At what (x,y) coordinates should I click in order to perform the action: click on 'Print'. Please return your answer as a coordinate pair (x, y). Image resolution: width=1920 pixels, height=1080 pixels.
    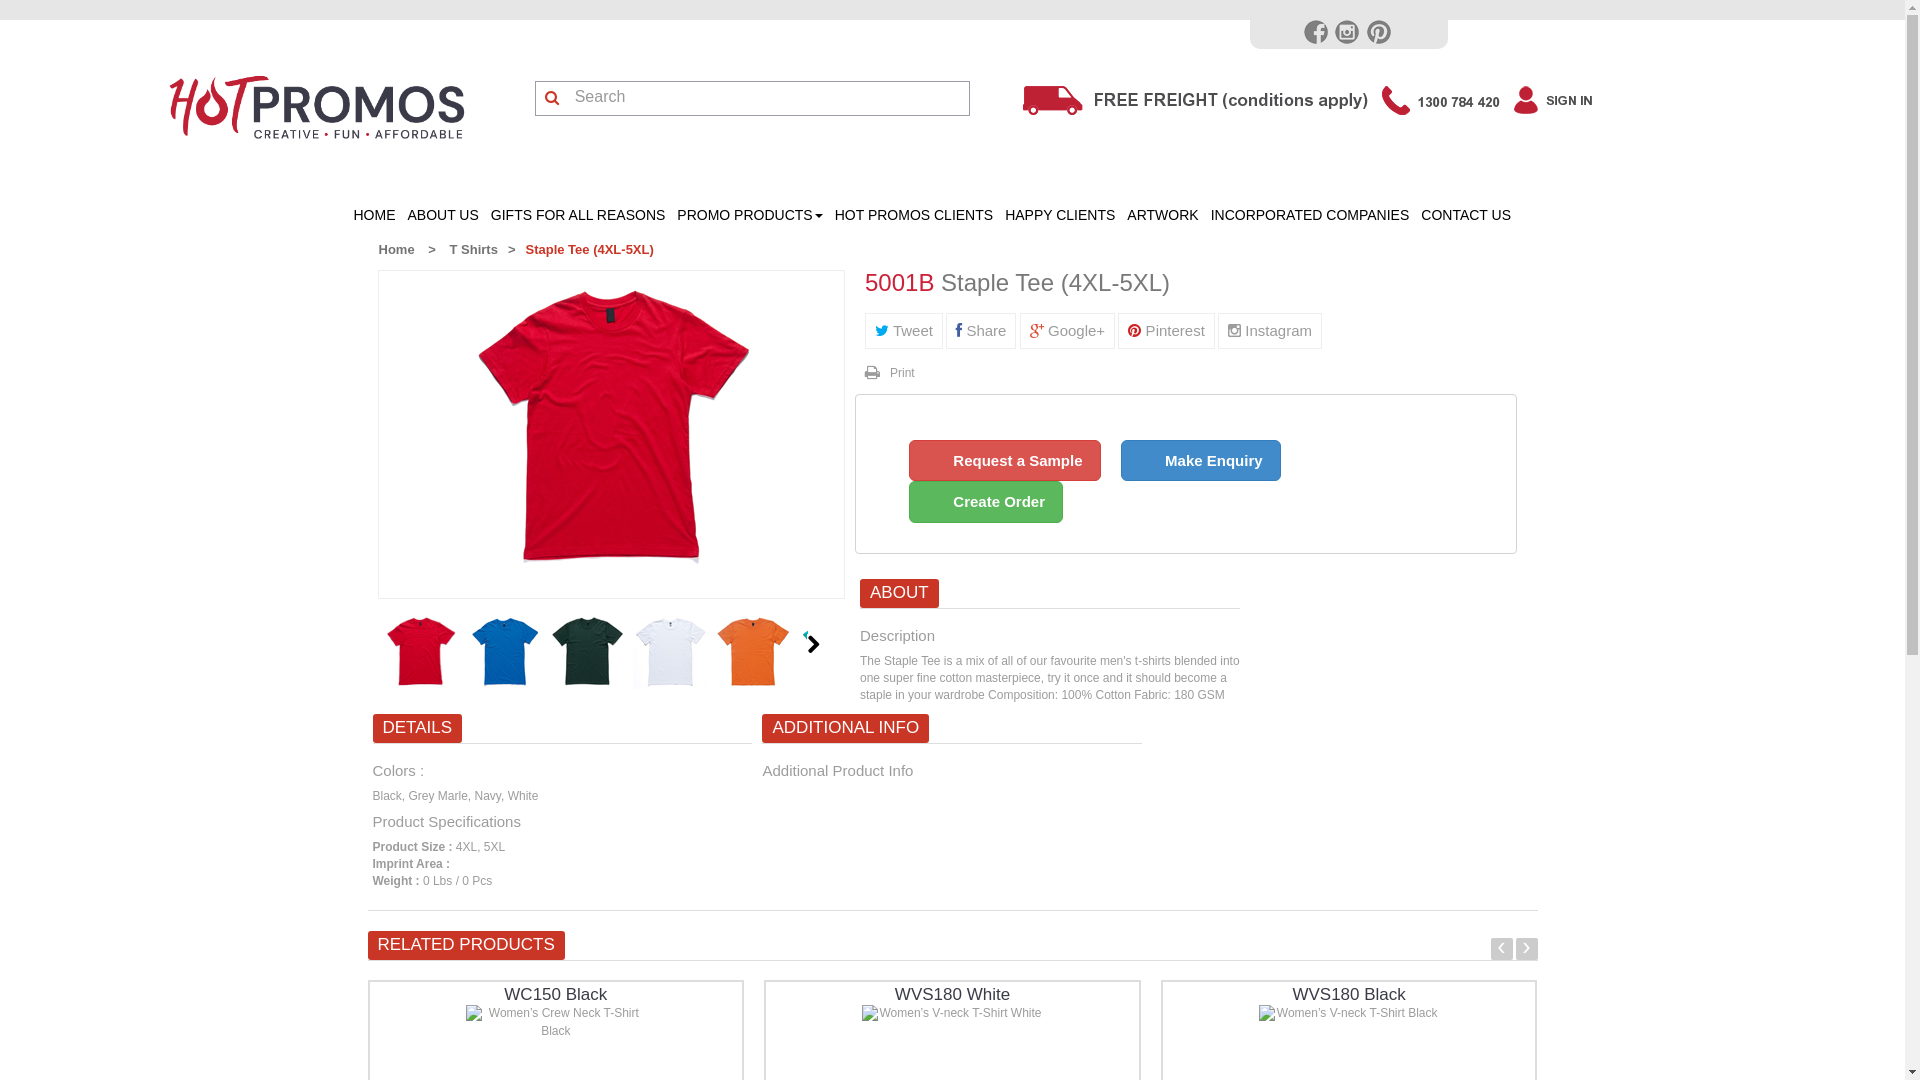
    Looking at the image, I should click on (888, 373).